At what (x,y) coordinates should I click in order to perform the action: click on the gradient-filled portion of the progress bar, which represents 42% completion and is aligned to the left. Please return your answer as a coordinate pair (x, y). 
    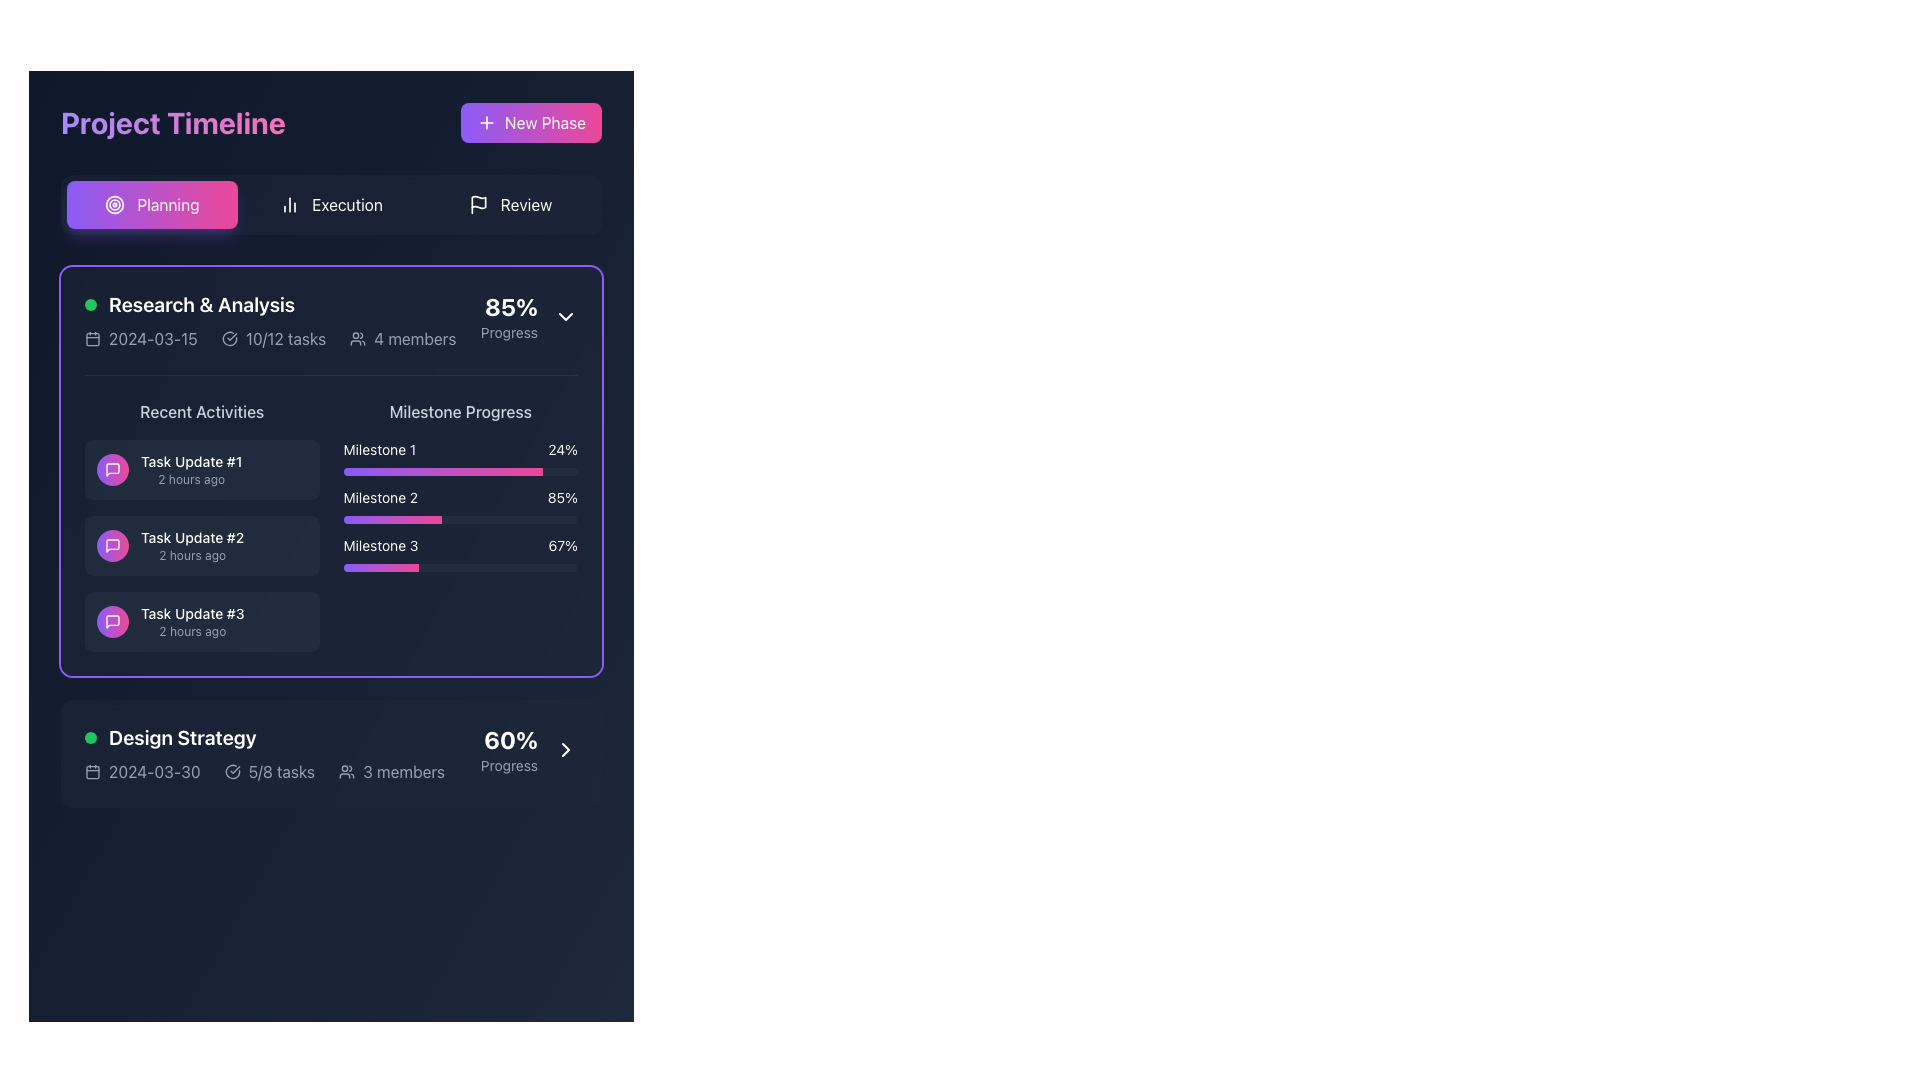
    Looking at the image, I should click on (392, 519).